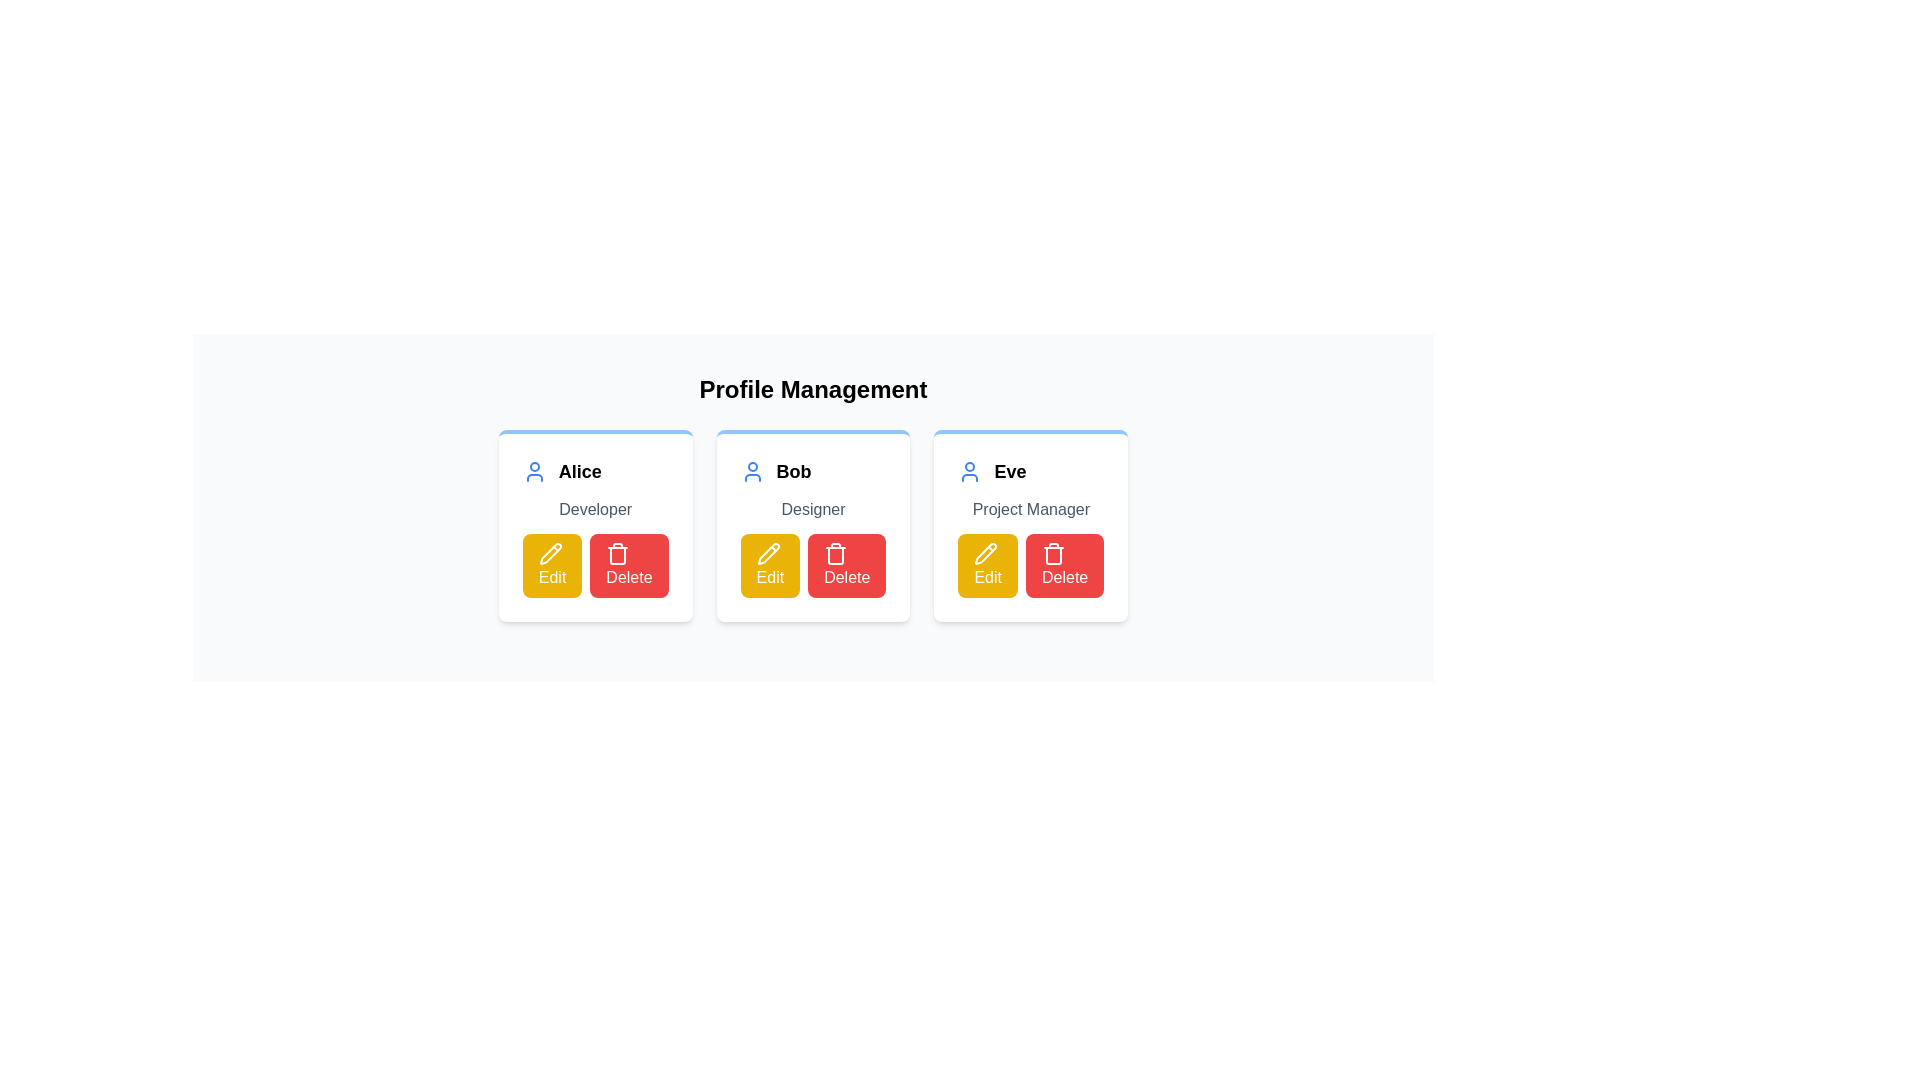 The height and width of the screenshot is (1080, 1920). I want to click on the gray text label displaying 'Designer' located below the name 'Bob' in the user profile card, so click(813, 508).